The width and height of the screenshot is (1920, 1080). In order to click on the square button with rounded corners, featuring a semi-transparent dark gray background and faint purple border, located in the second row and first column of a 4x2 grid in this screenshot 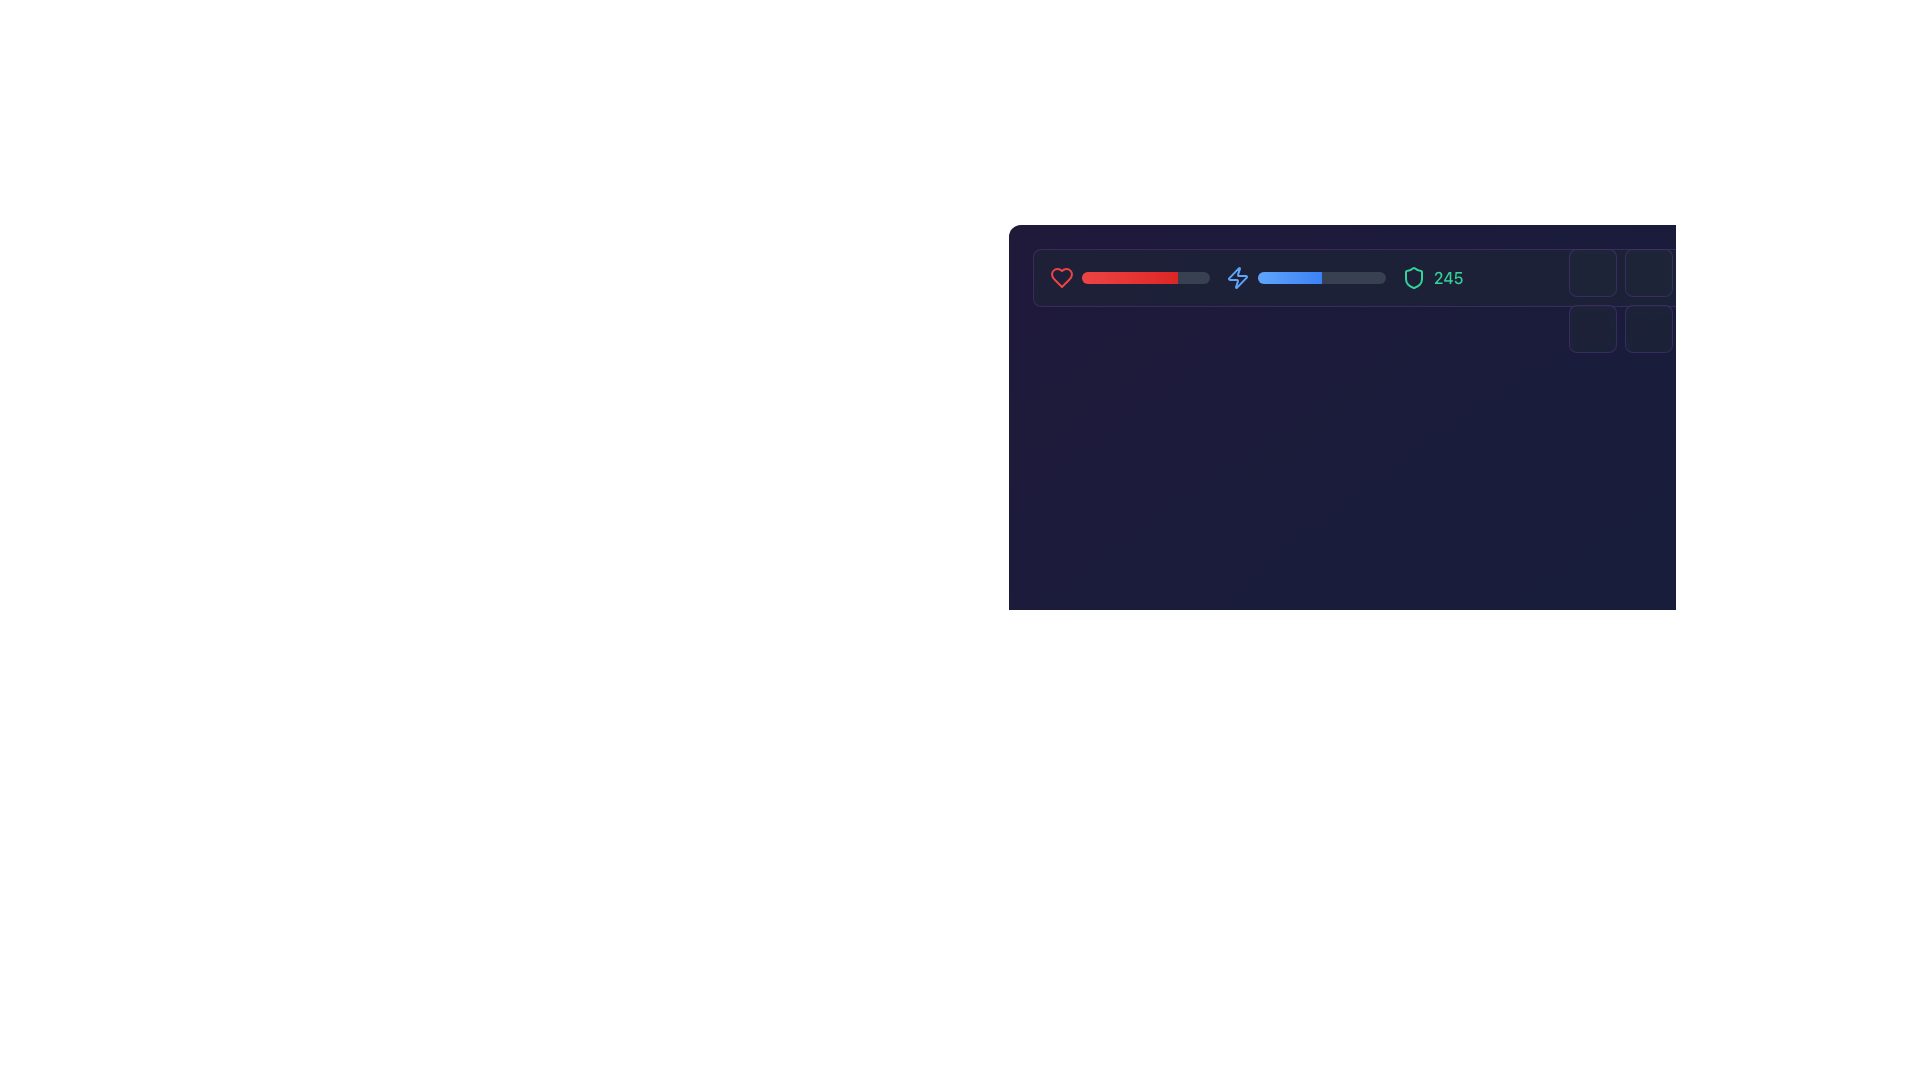, I will do `click(1592, 327)`.